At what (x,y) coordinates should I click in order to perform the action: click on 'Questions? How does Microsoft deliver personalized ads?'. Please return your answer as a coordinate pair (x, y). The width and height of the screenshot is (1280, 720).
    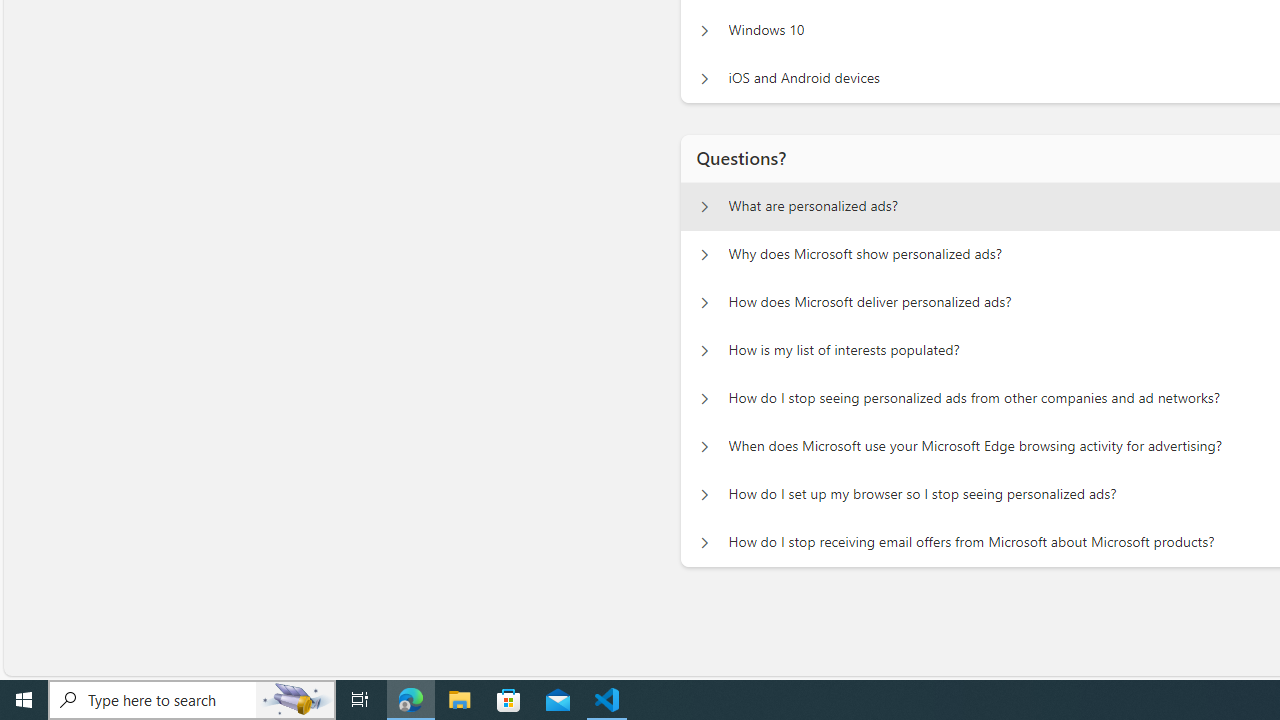
    Looking at the image, I should click on (704, 303).